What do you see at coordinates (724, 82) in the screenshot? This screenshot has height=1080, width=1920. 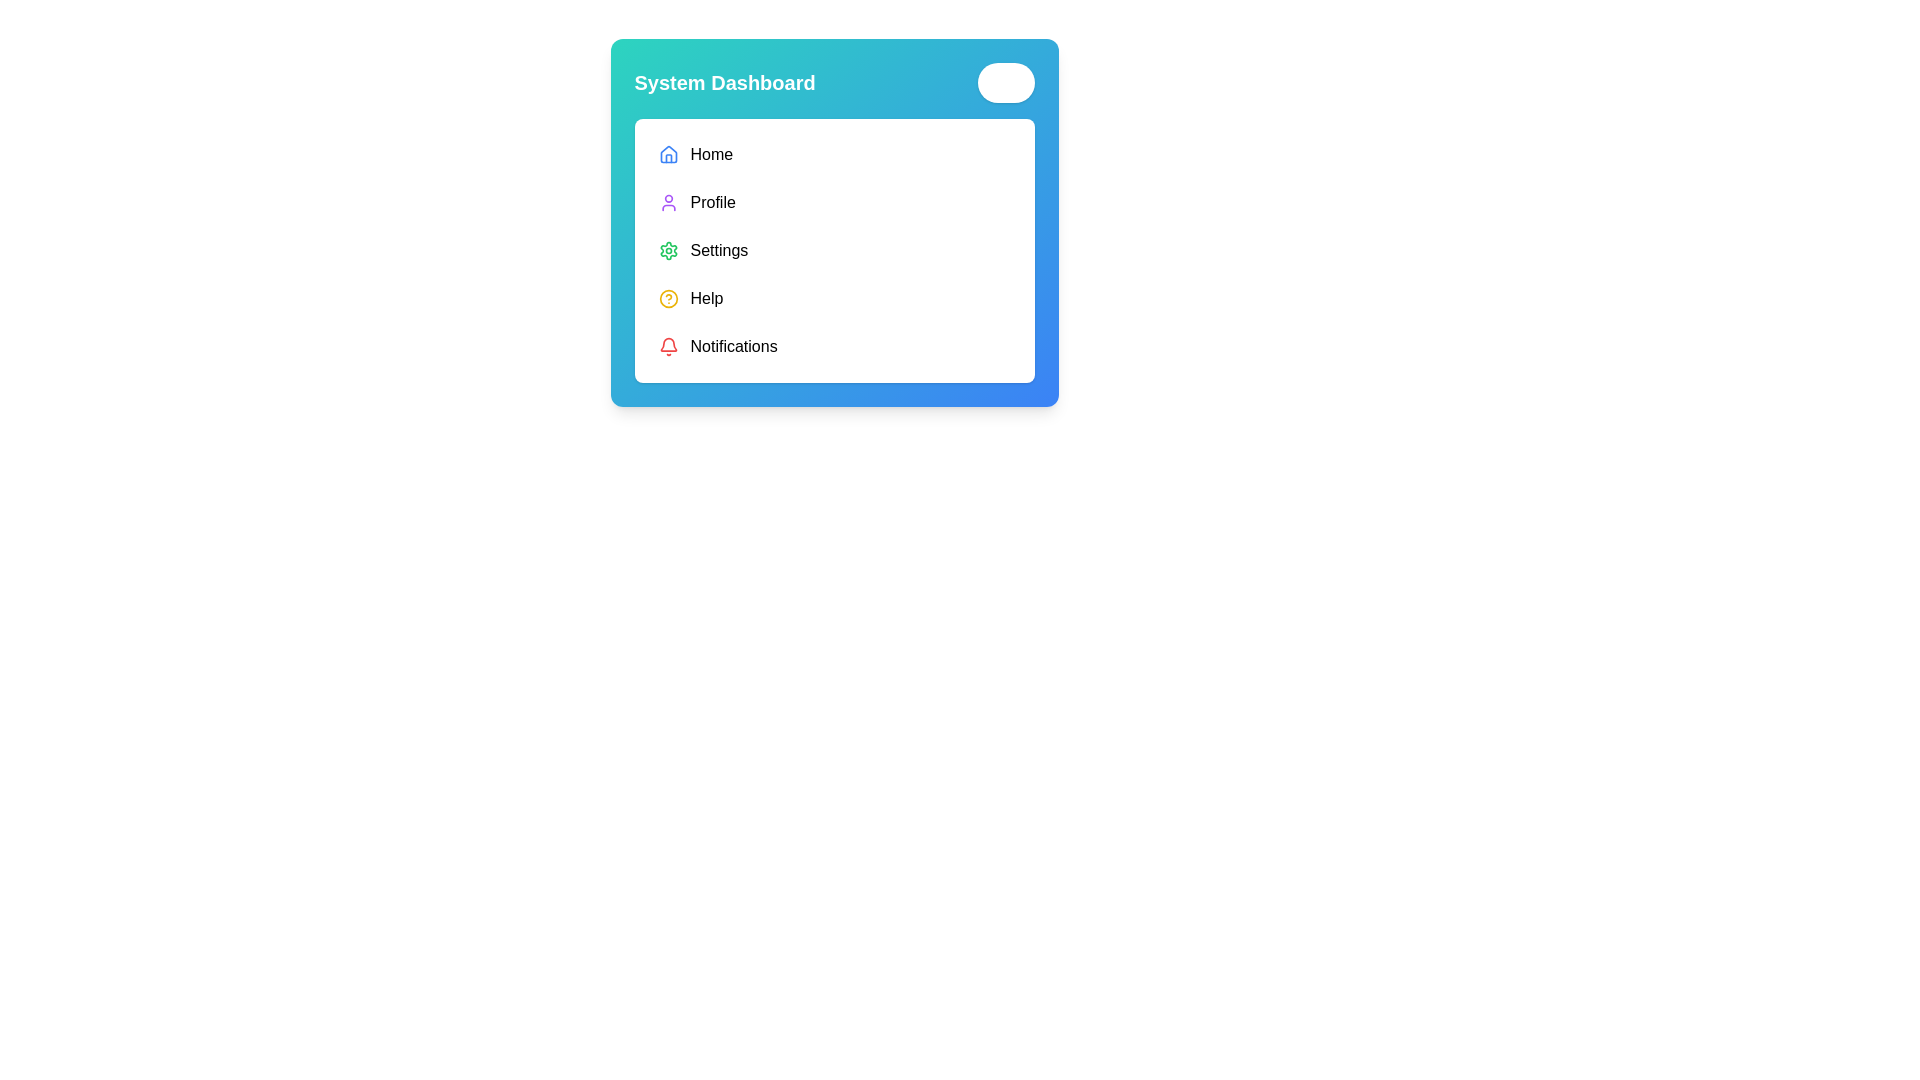 I see `the static text label that serves as a title or heading for the interface, located in the upper-left corner of the rectangular card interface` at bounding box center [724, 82].